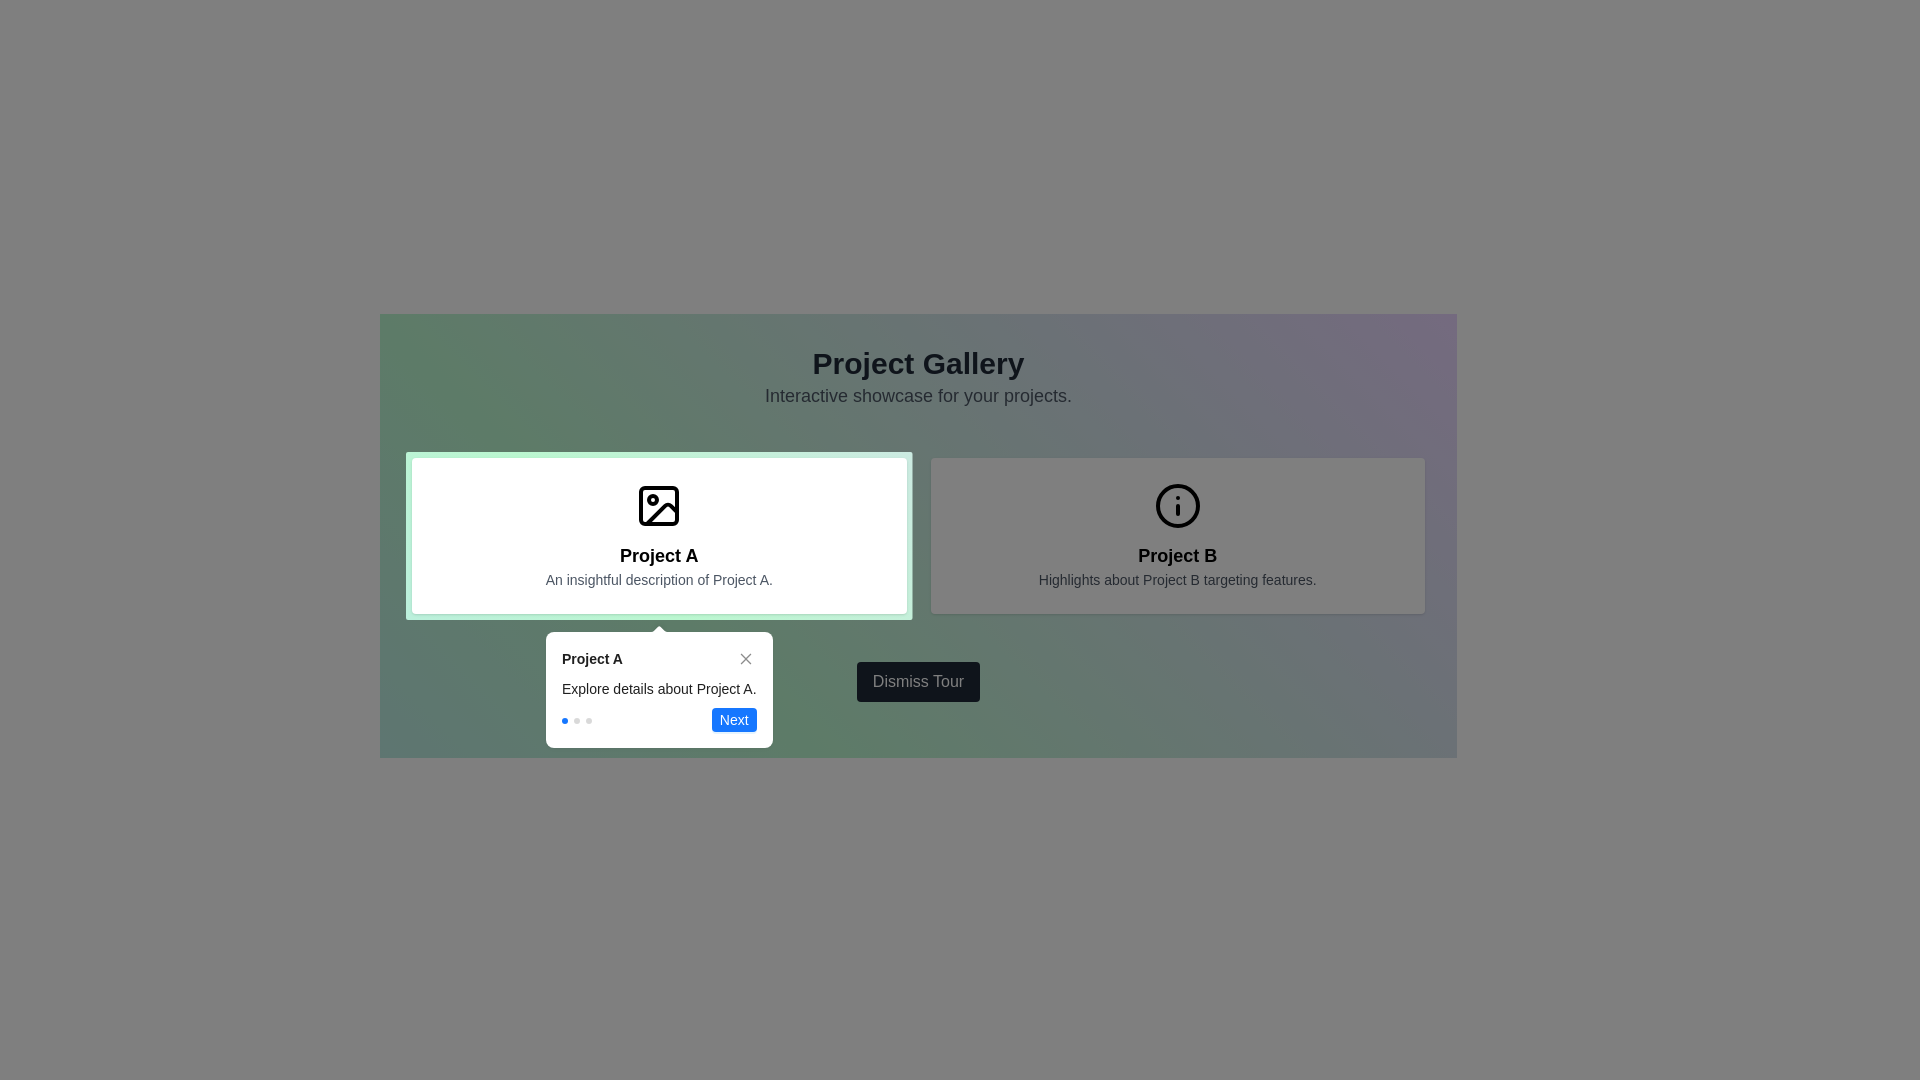  What do you see at coordinates (1177, 504) in the screenshot?
I see `the information icon represented by a circular outline with the letter 'i', located in the content box for 'Project B'` at bounding box center [1177, 504].